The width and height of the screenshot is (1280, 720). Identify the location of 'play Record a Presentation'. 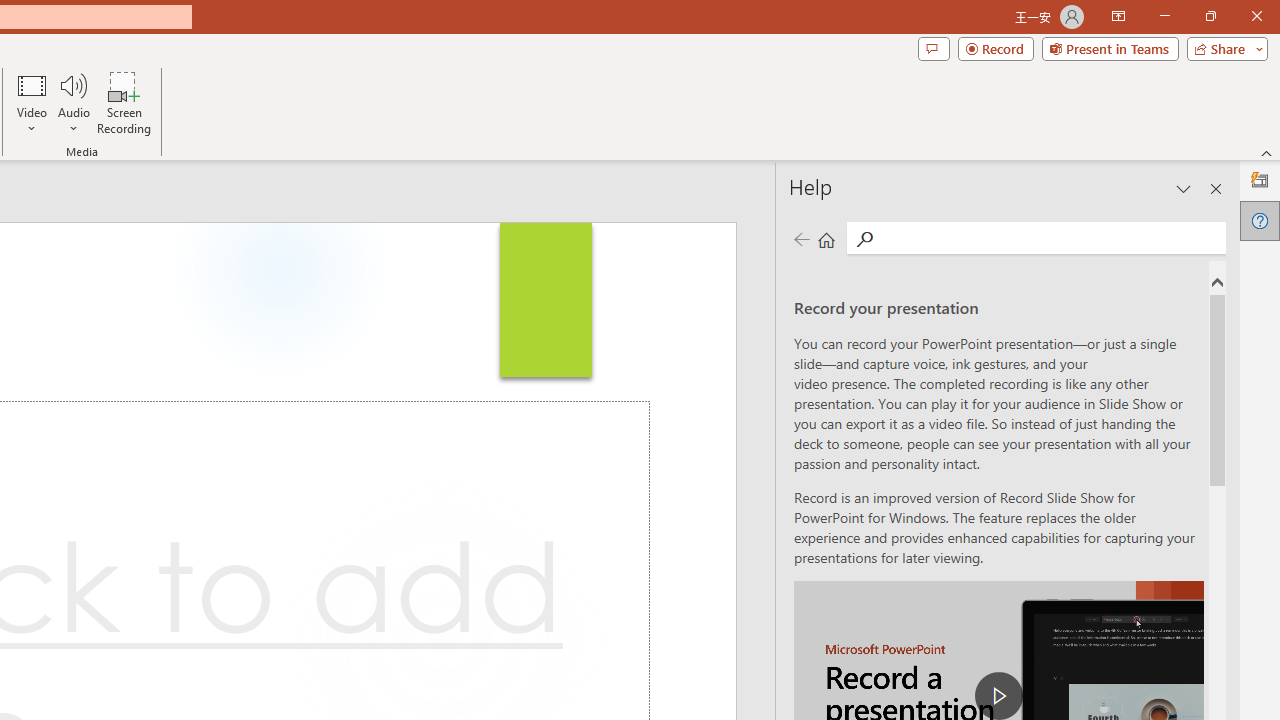
(999, 694).